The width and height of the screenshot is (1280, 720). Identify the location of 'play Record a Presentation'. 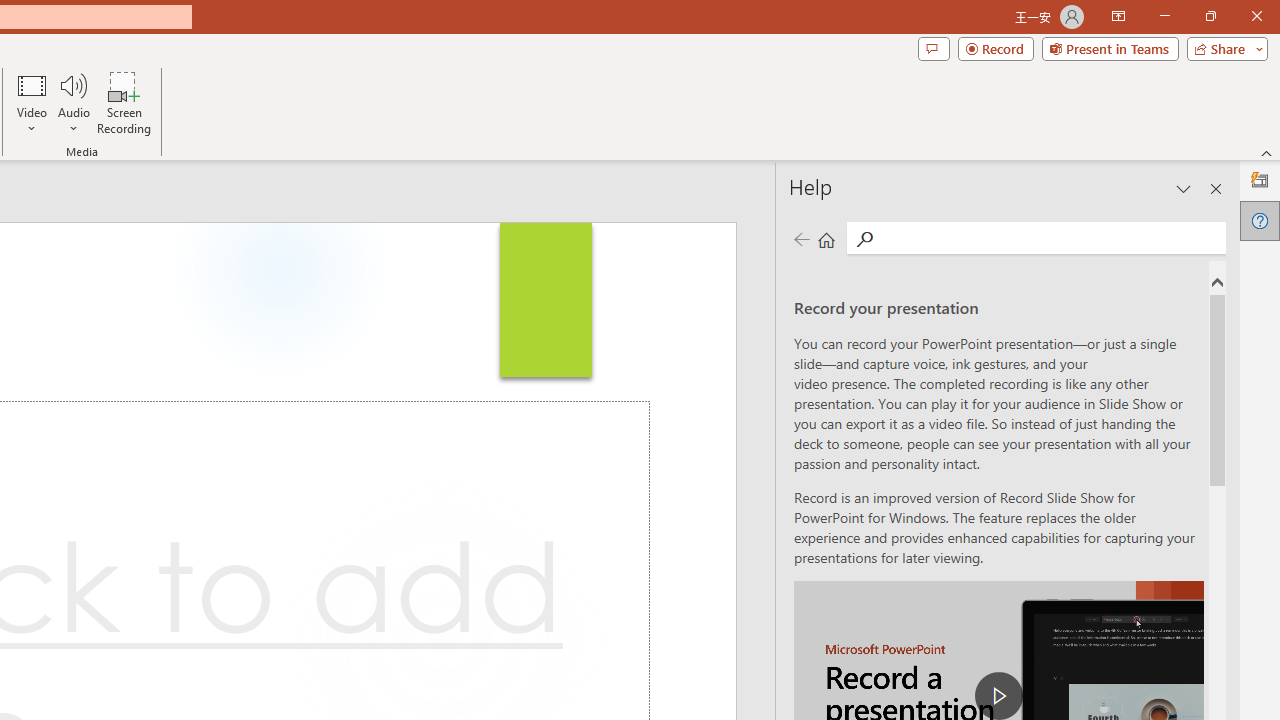
(999, 694).